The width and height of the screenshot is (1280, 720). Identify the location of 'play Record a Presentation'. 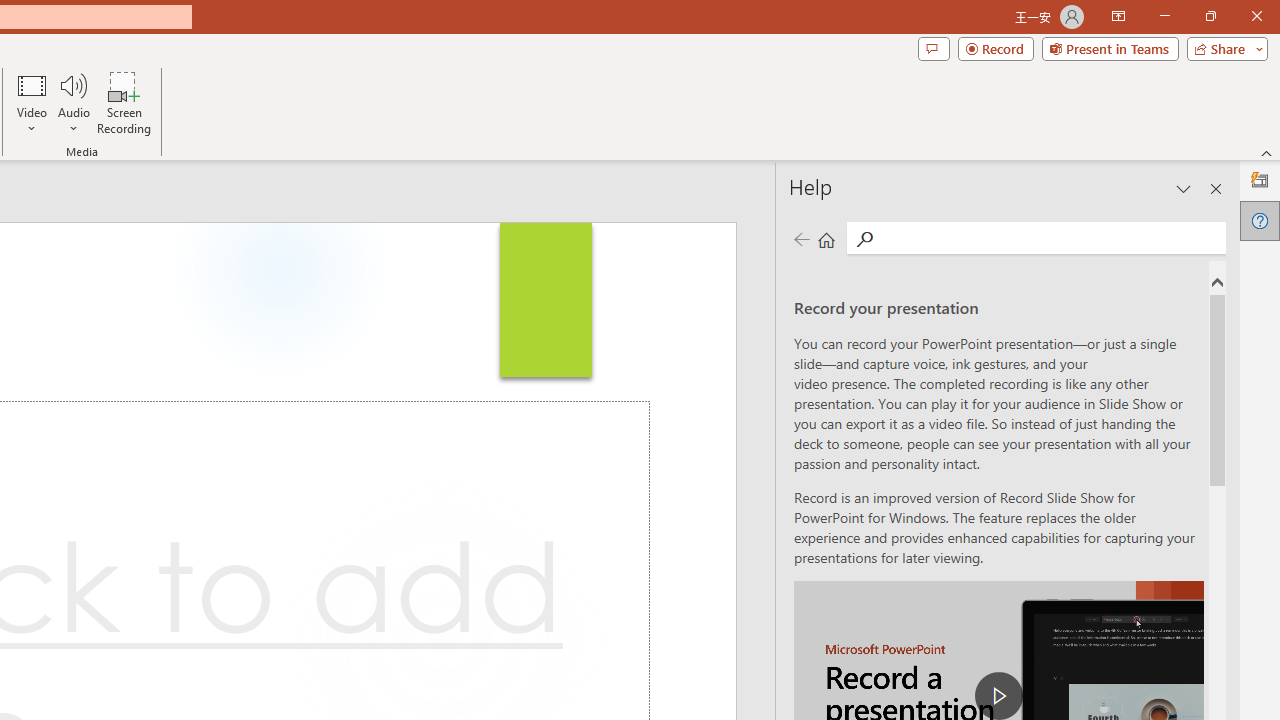
(999, 694).